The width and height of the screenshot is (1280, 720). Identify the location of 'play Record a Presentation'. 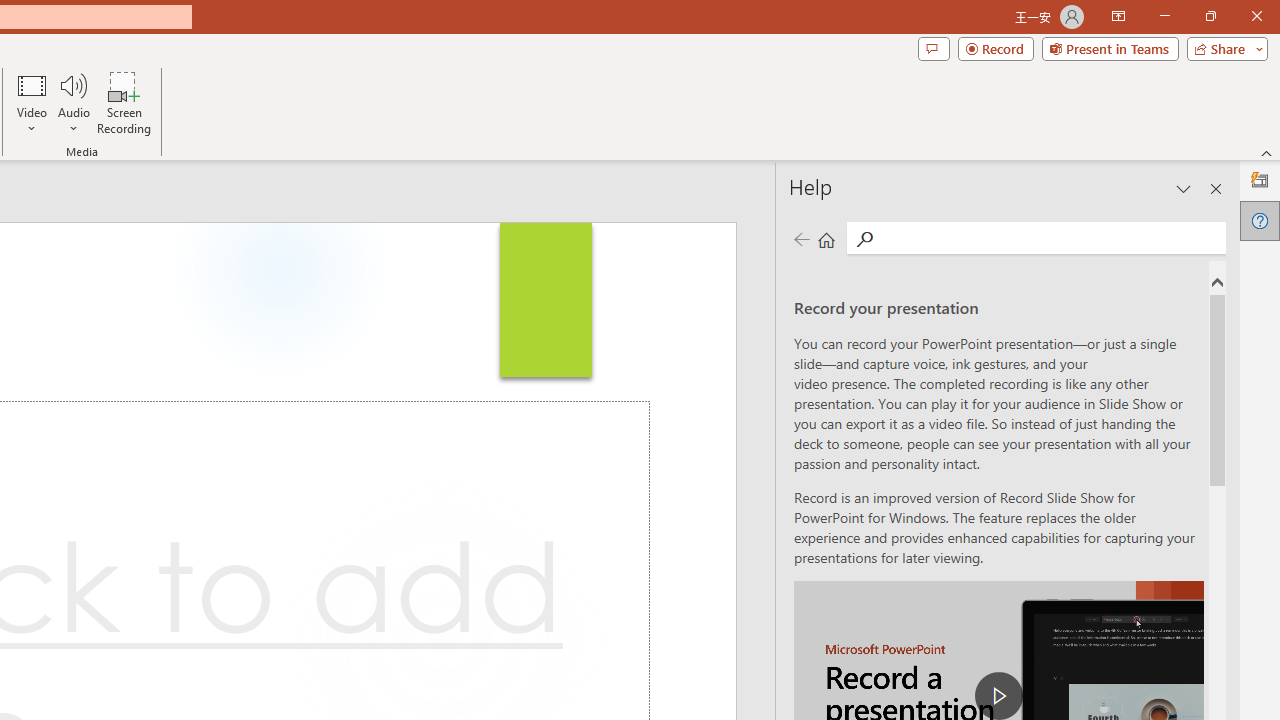
(999, 694).